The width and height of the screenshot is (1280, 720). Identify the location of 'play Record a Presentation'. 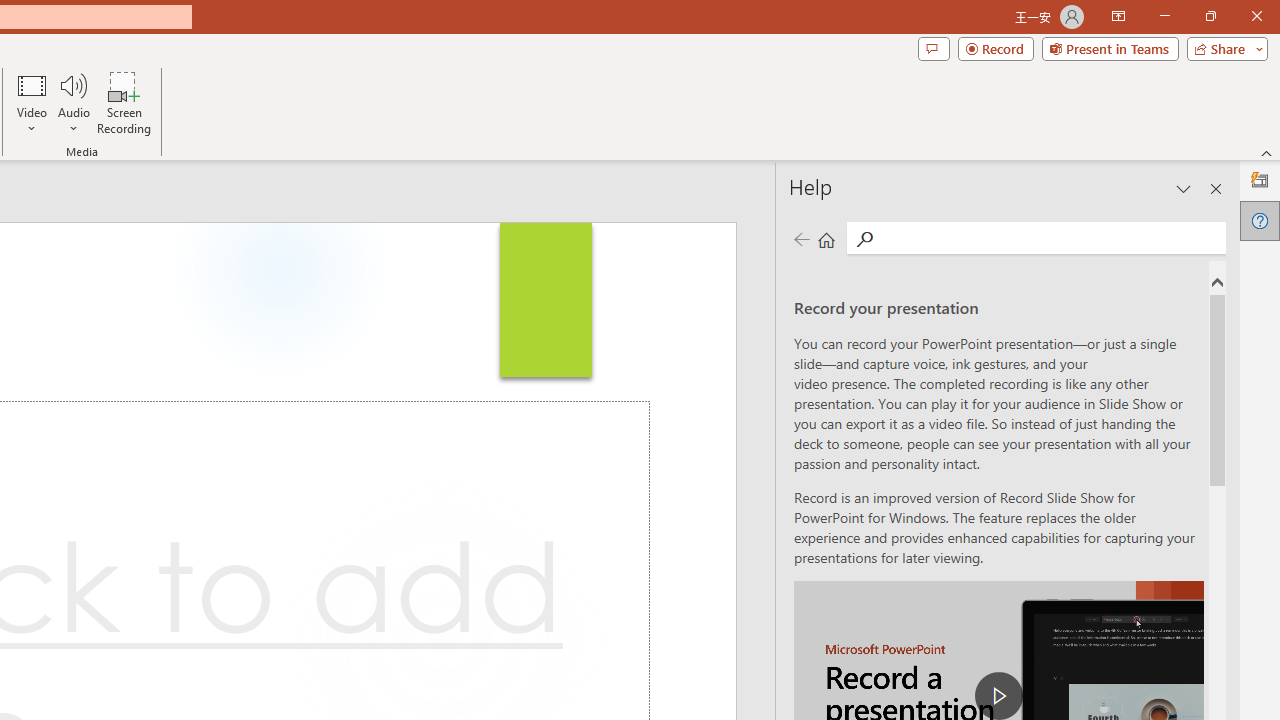
(999, 694).